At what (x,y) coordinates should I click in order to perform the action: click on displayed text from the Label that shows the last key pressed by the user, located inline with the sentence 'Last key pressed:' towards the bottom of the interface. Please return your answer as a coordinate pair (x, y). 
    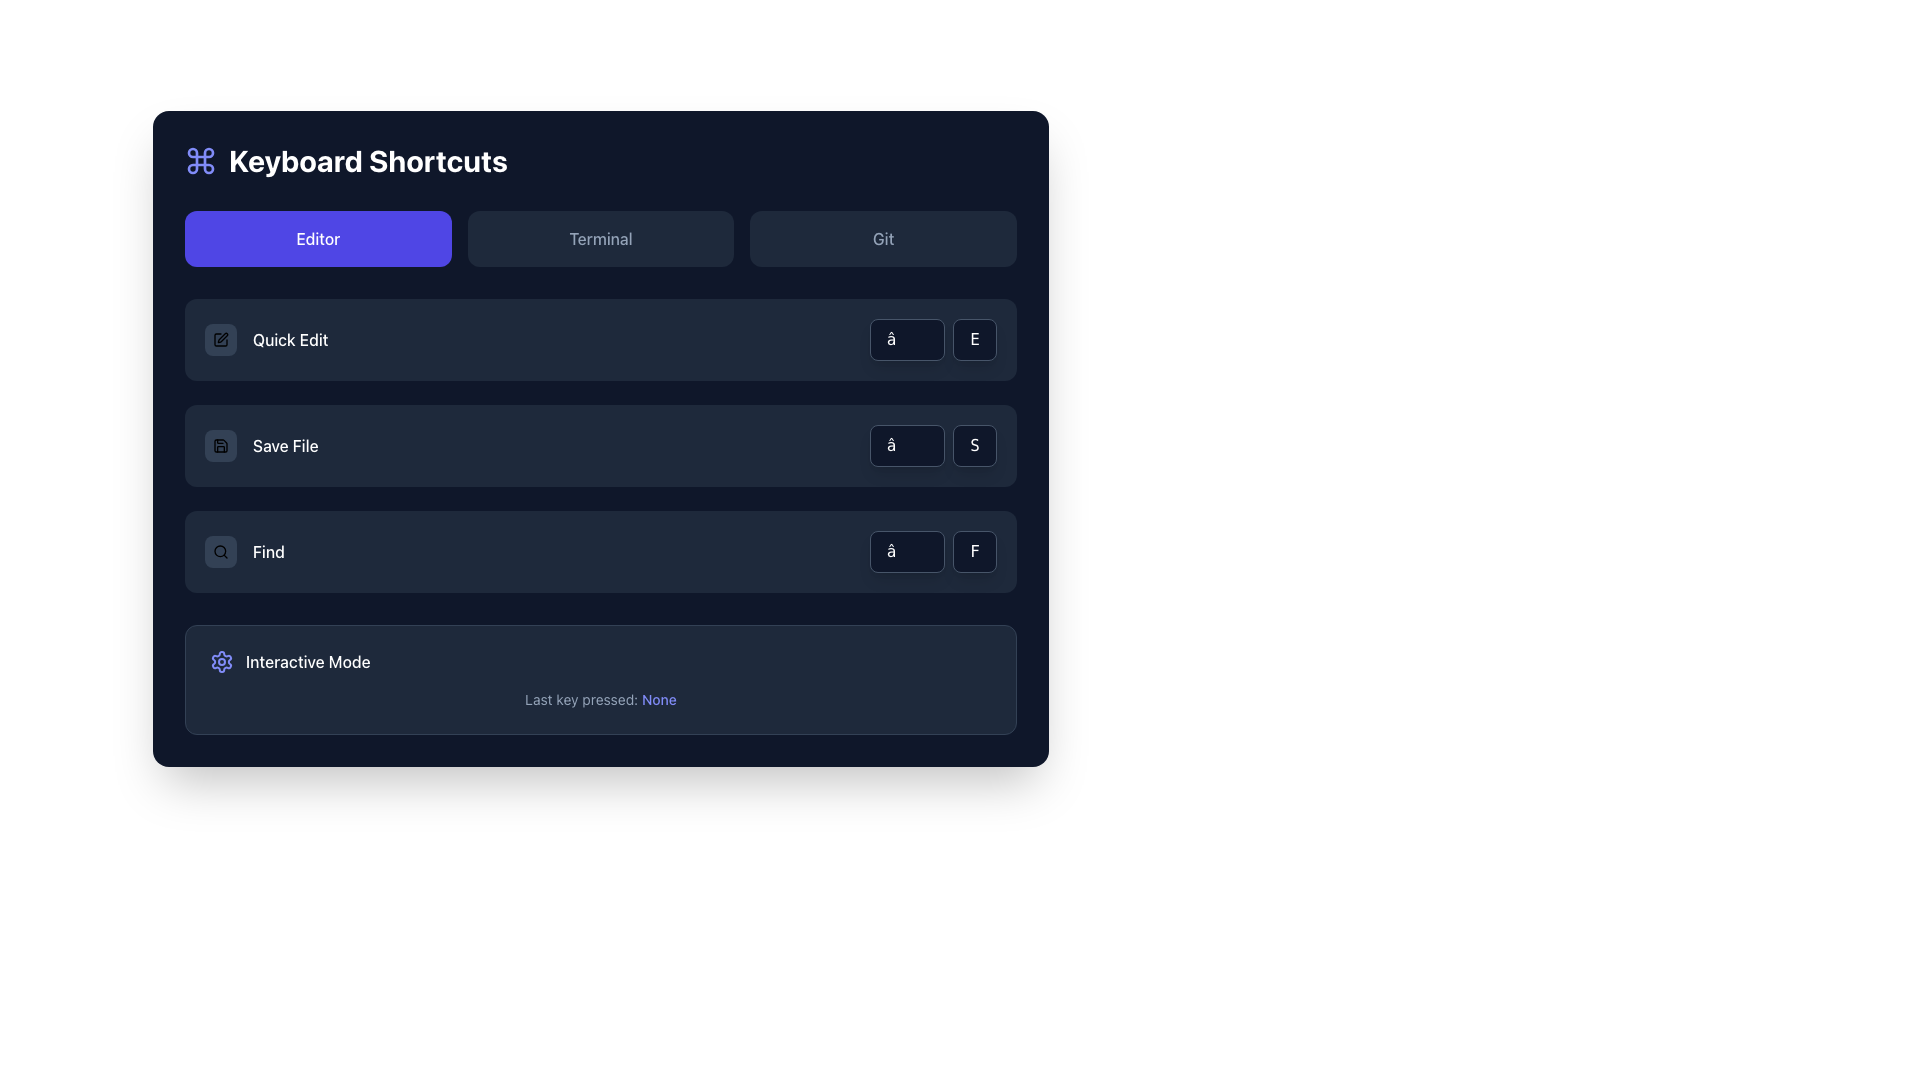
    Looking at the image, I should click on (659, 698).